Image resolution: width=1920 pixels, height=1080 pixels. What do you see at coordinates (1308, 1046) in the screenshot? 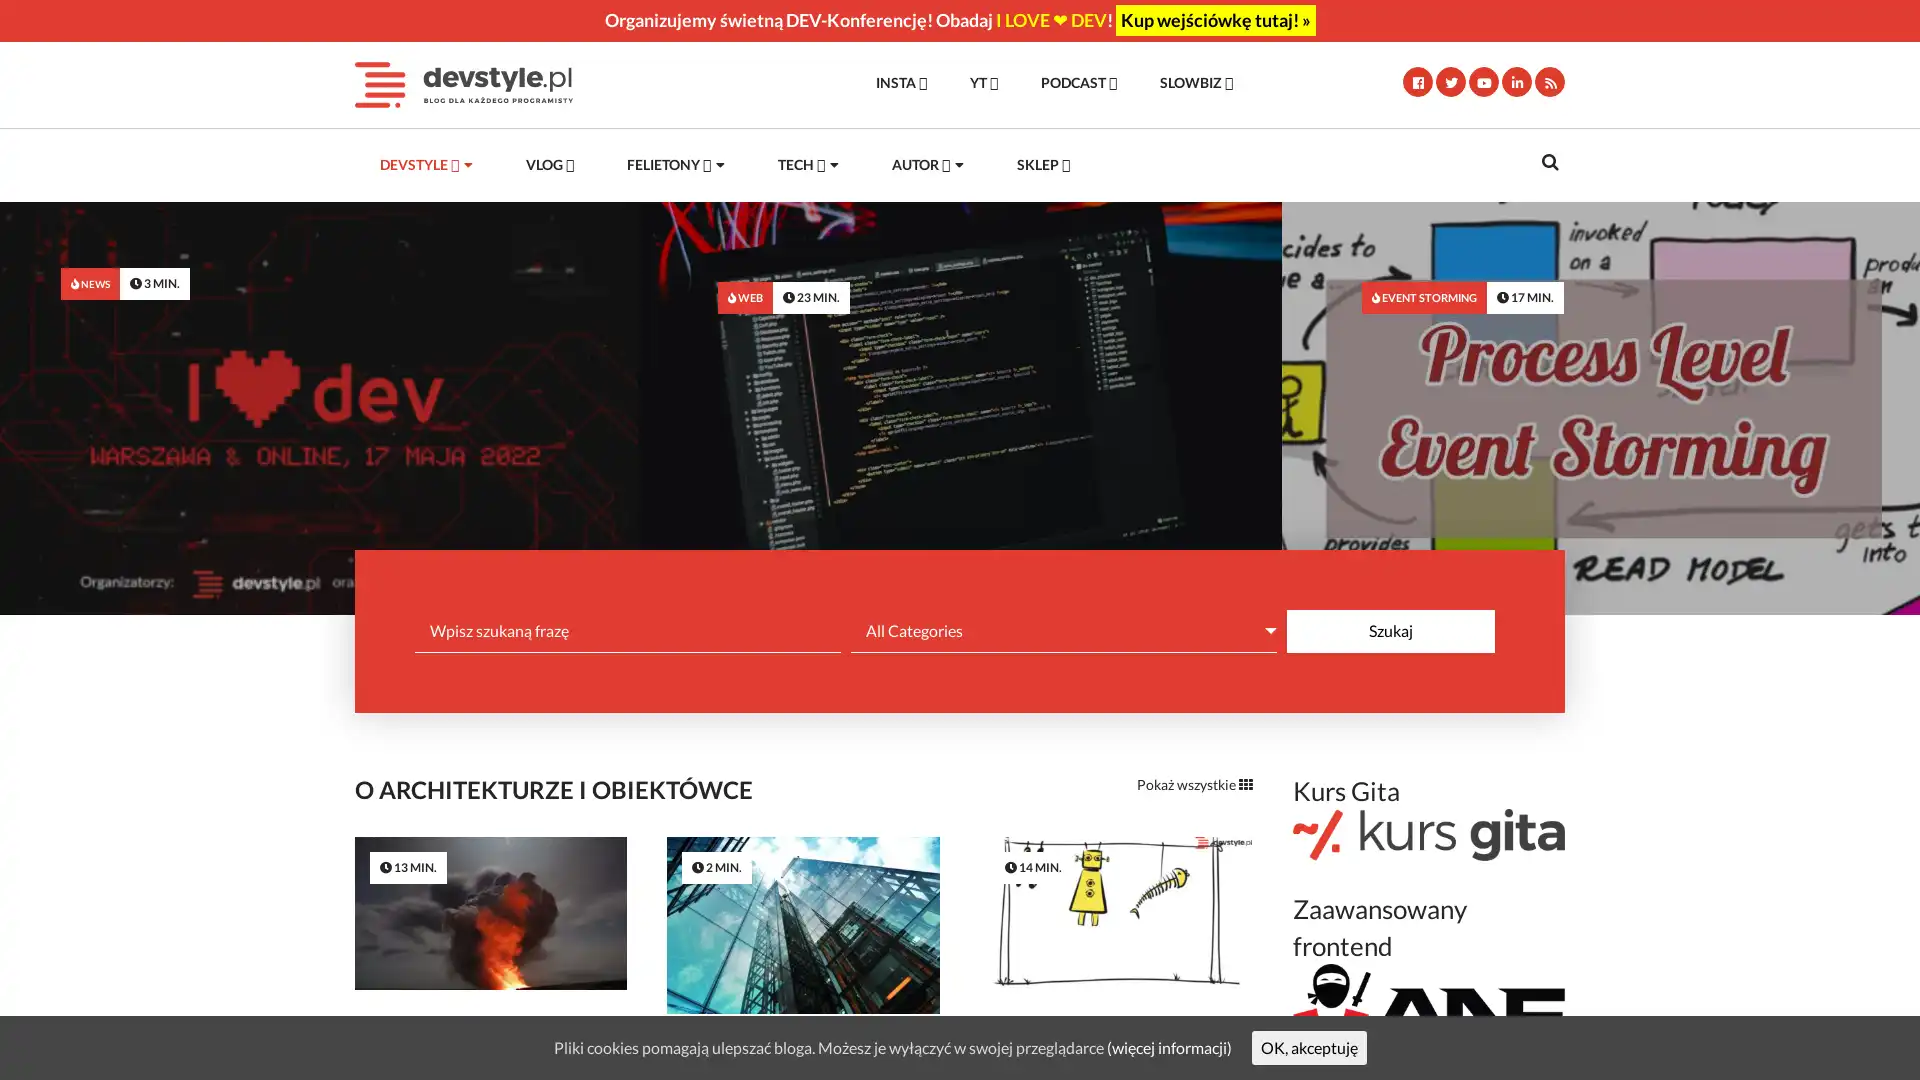
I see `OK, akceptuje` at bounding box center [1308, 1046].